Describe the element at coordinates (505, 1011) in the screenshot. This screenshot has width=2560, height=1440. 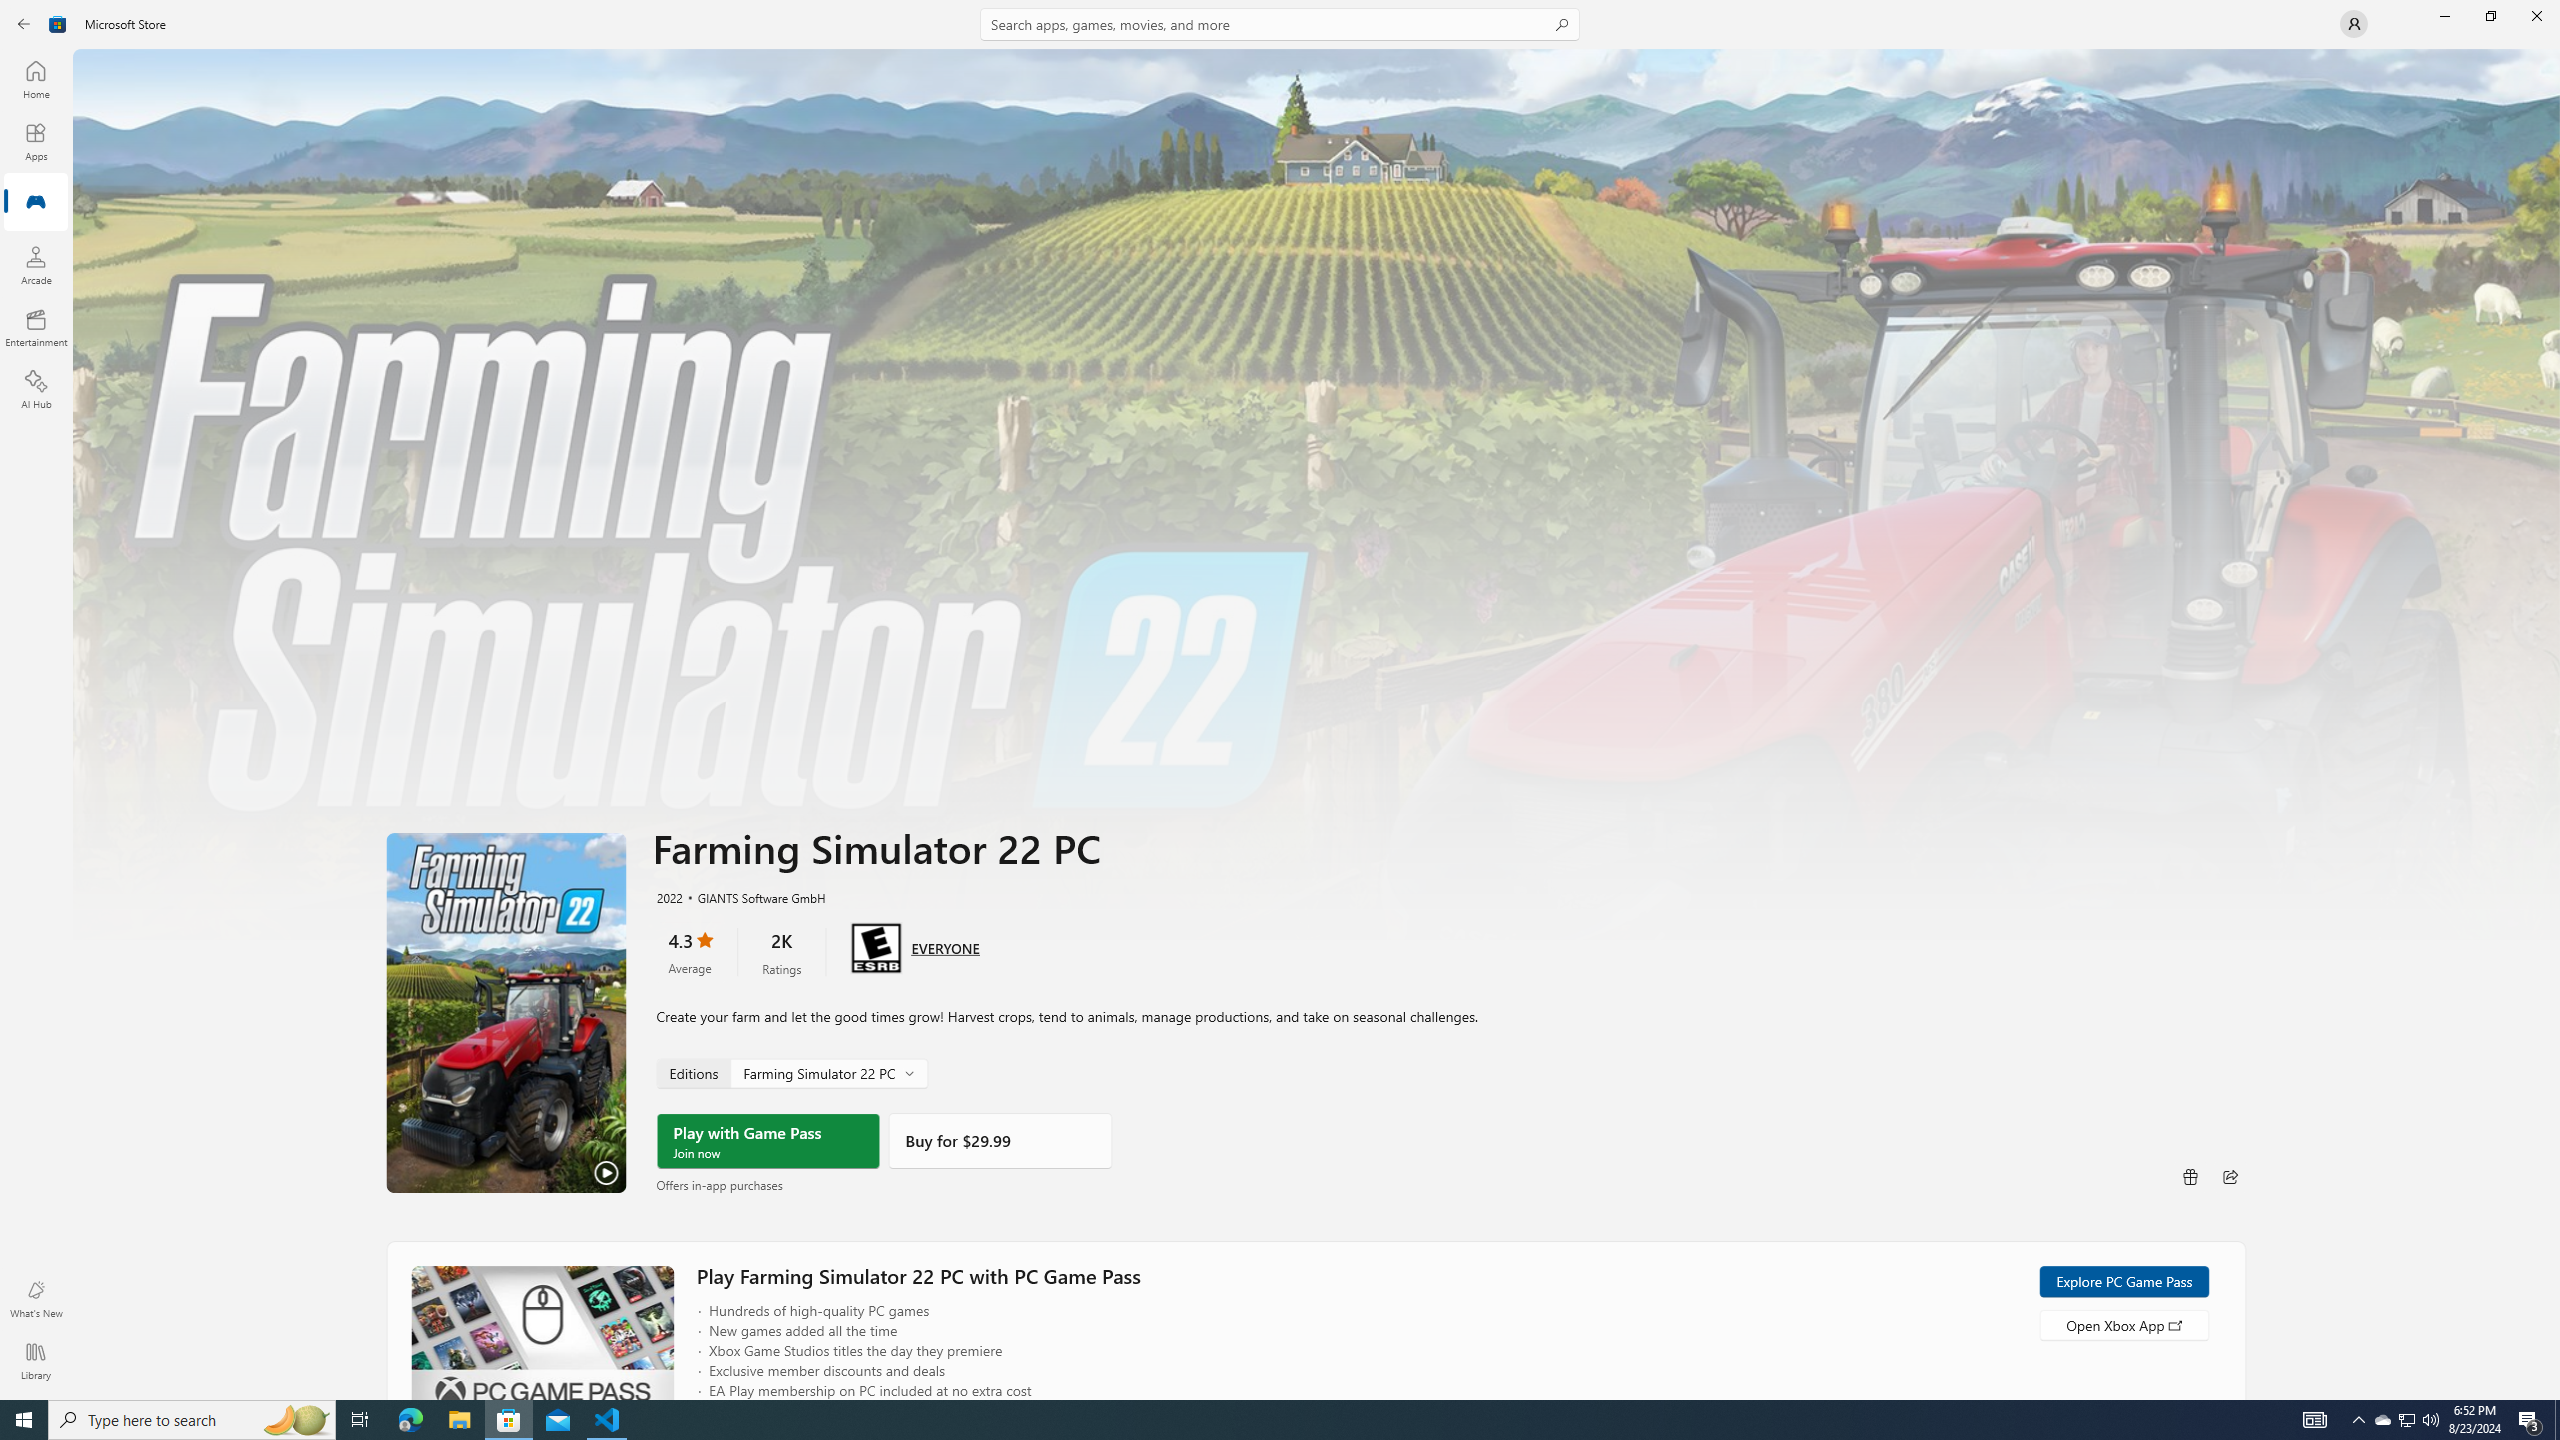
I see `'Play Trailer'` at that location.